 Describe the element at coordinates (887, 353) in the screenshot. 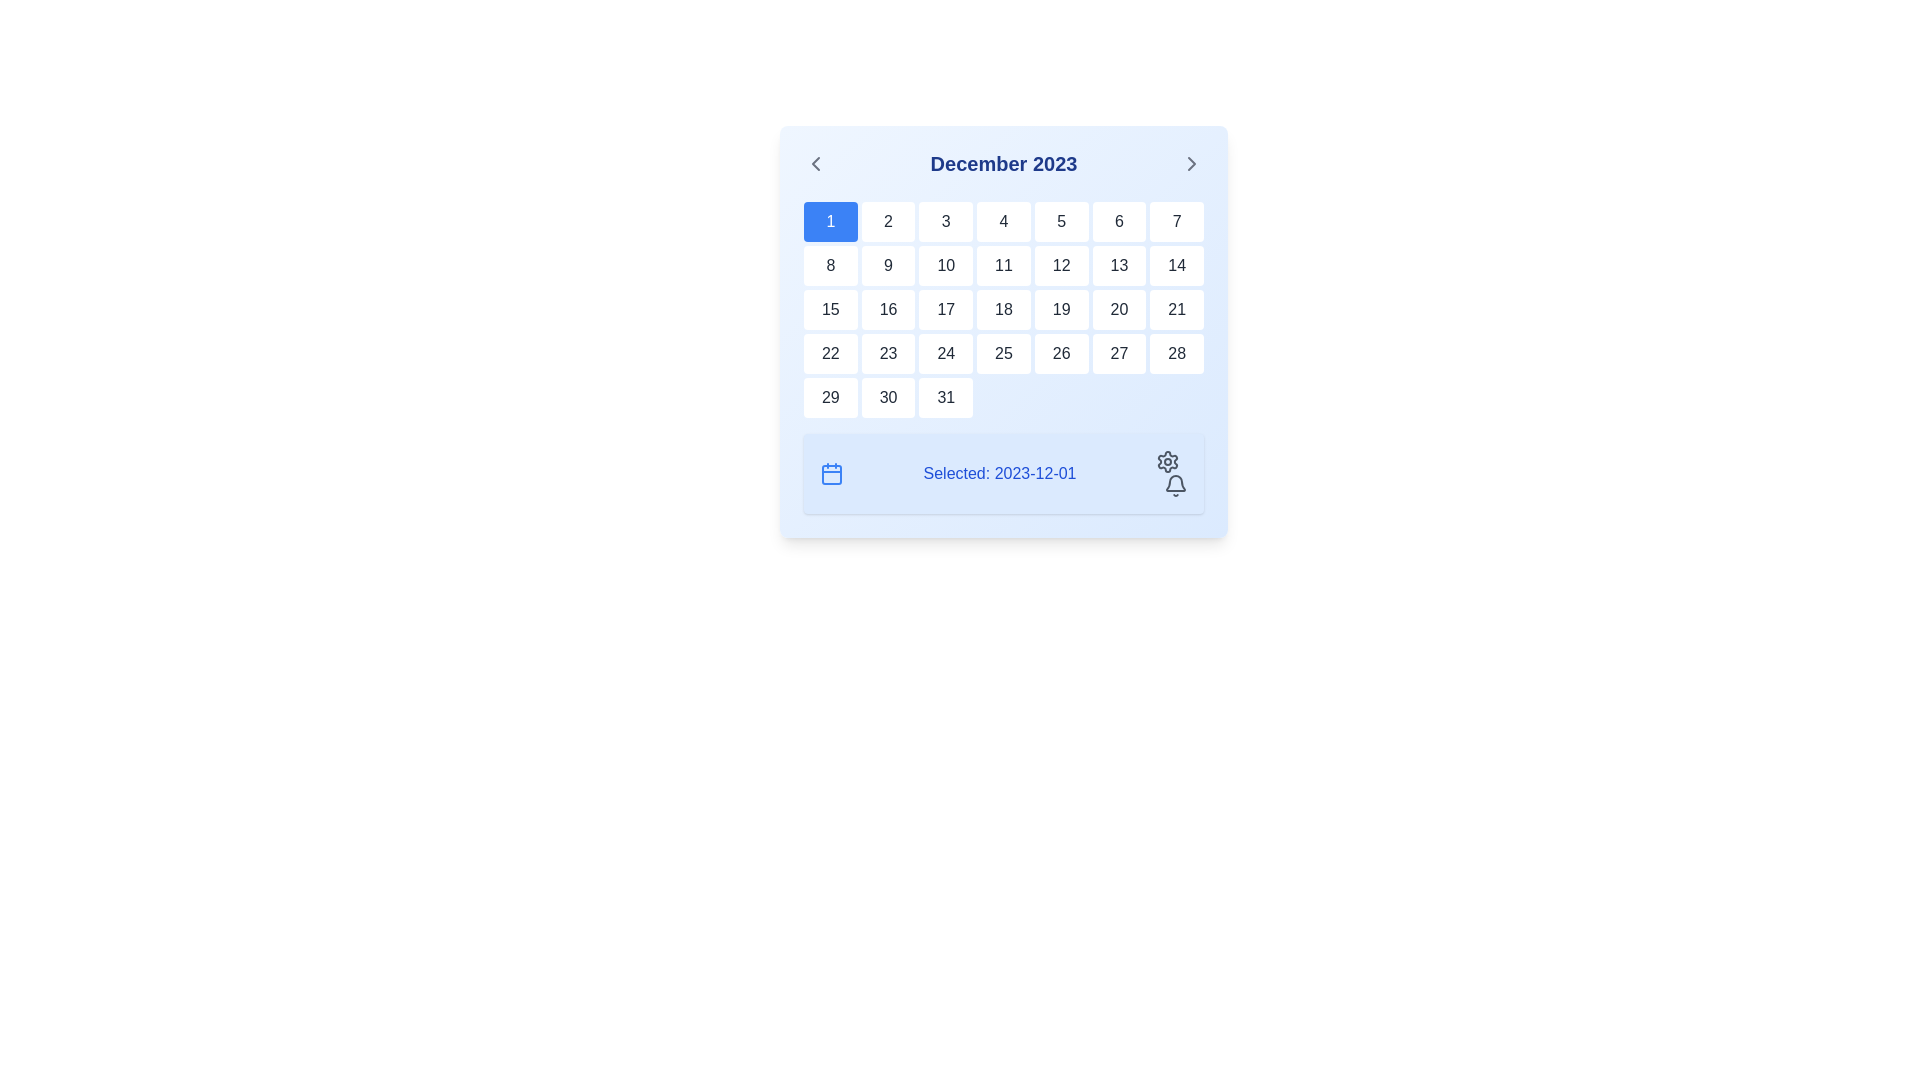

I see `the Calendar date cell displaying the date 23rd` at that location.